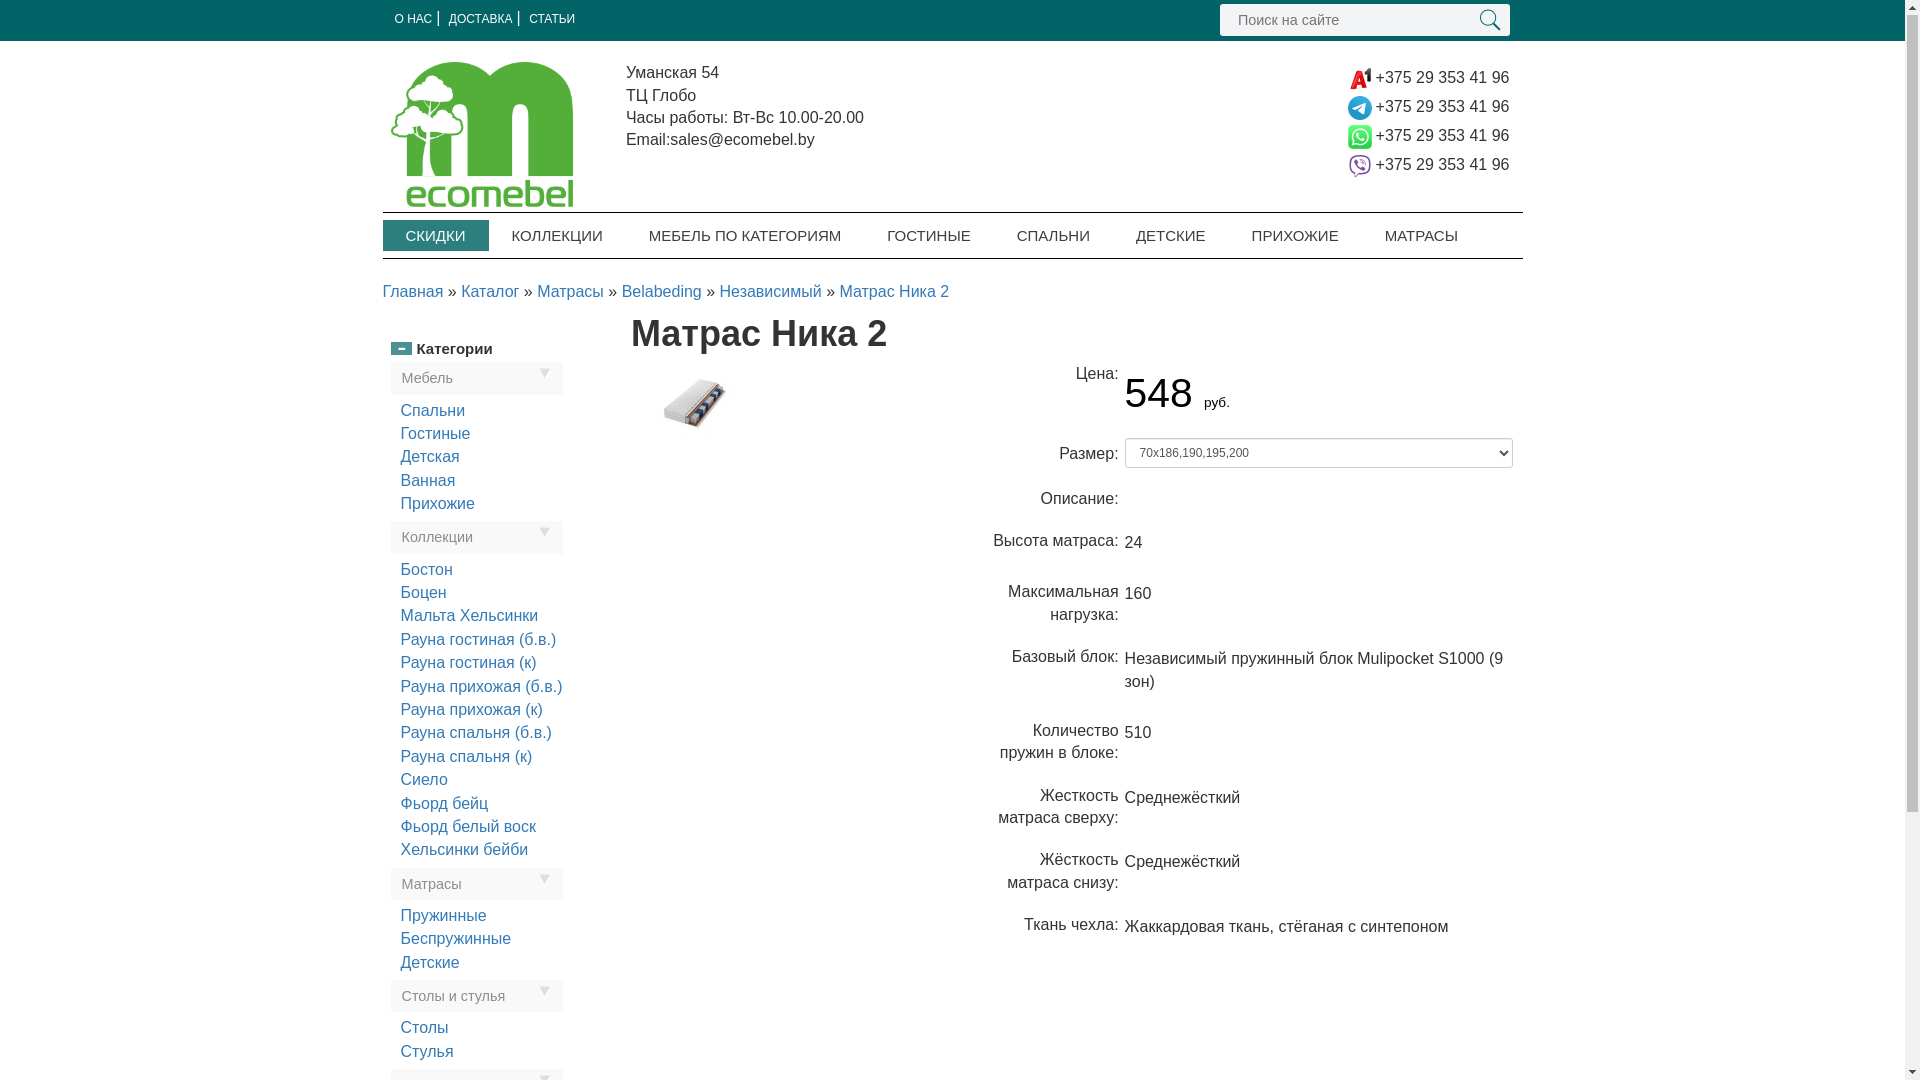 The image size is (1920, 1080). Describe the element at coordinates (1344, 135) in the screenshot. I see `'WhatsApp'` at that location.